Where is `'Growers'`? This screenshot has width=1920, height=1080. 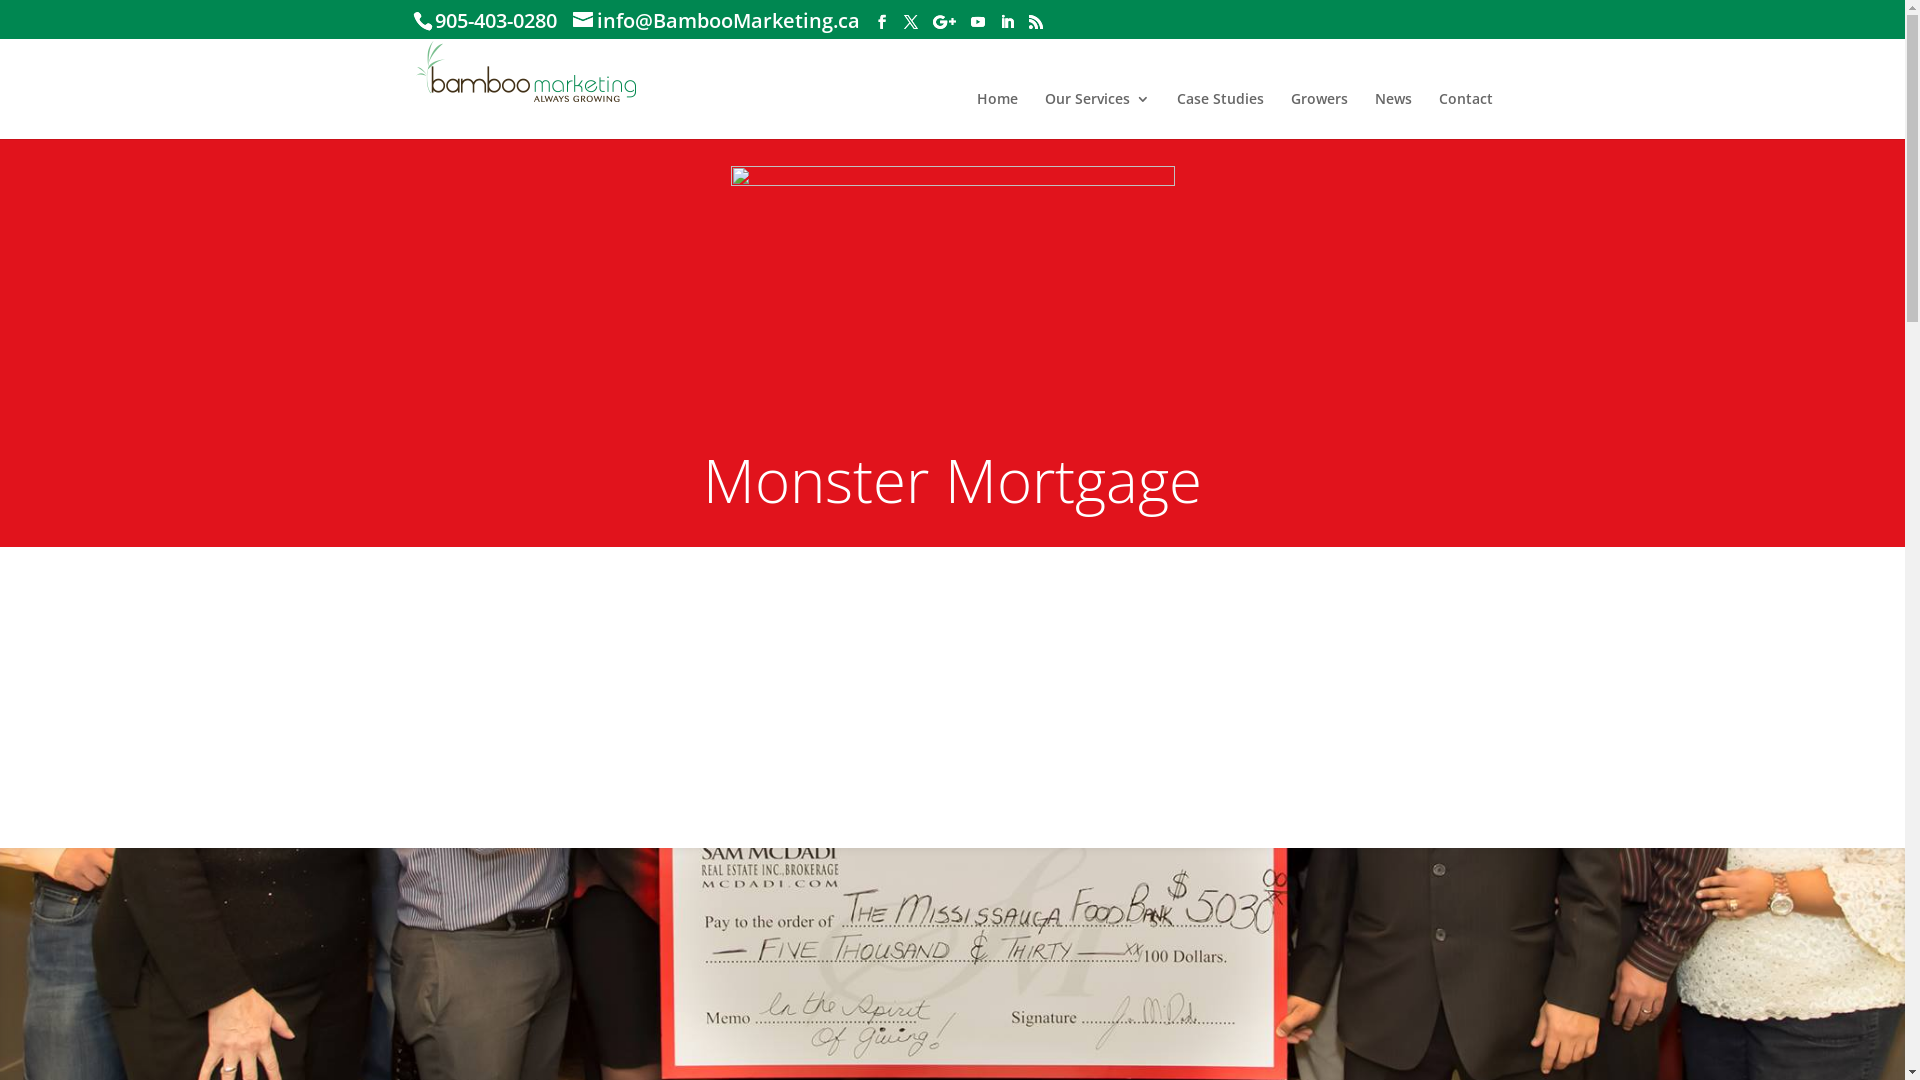 'Growers' is located at coordinates (1318, 115).